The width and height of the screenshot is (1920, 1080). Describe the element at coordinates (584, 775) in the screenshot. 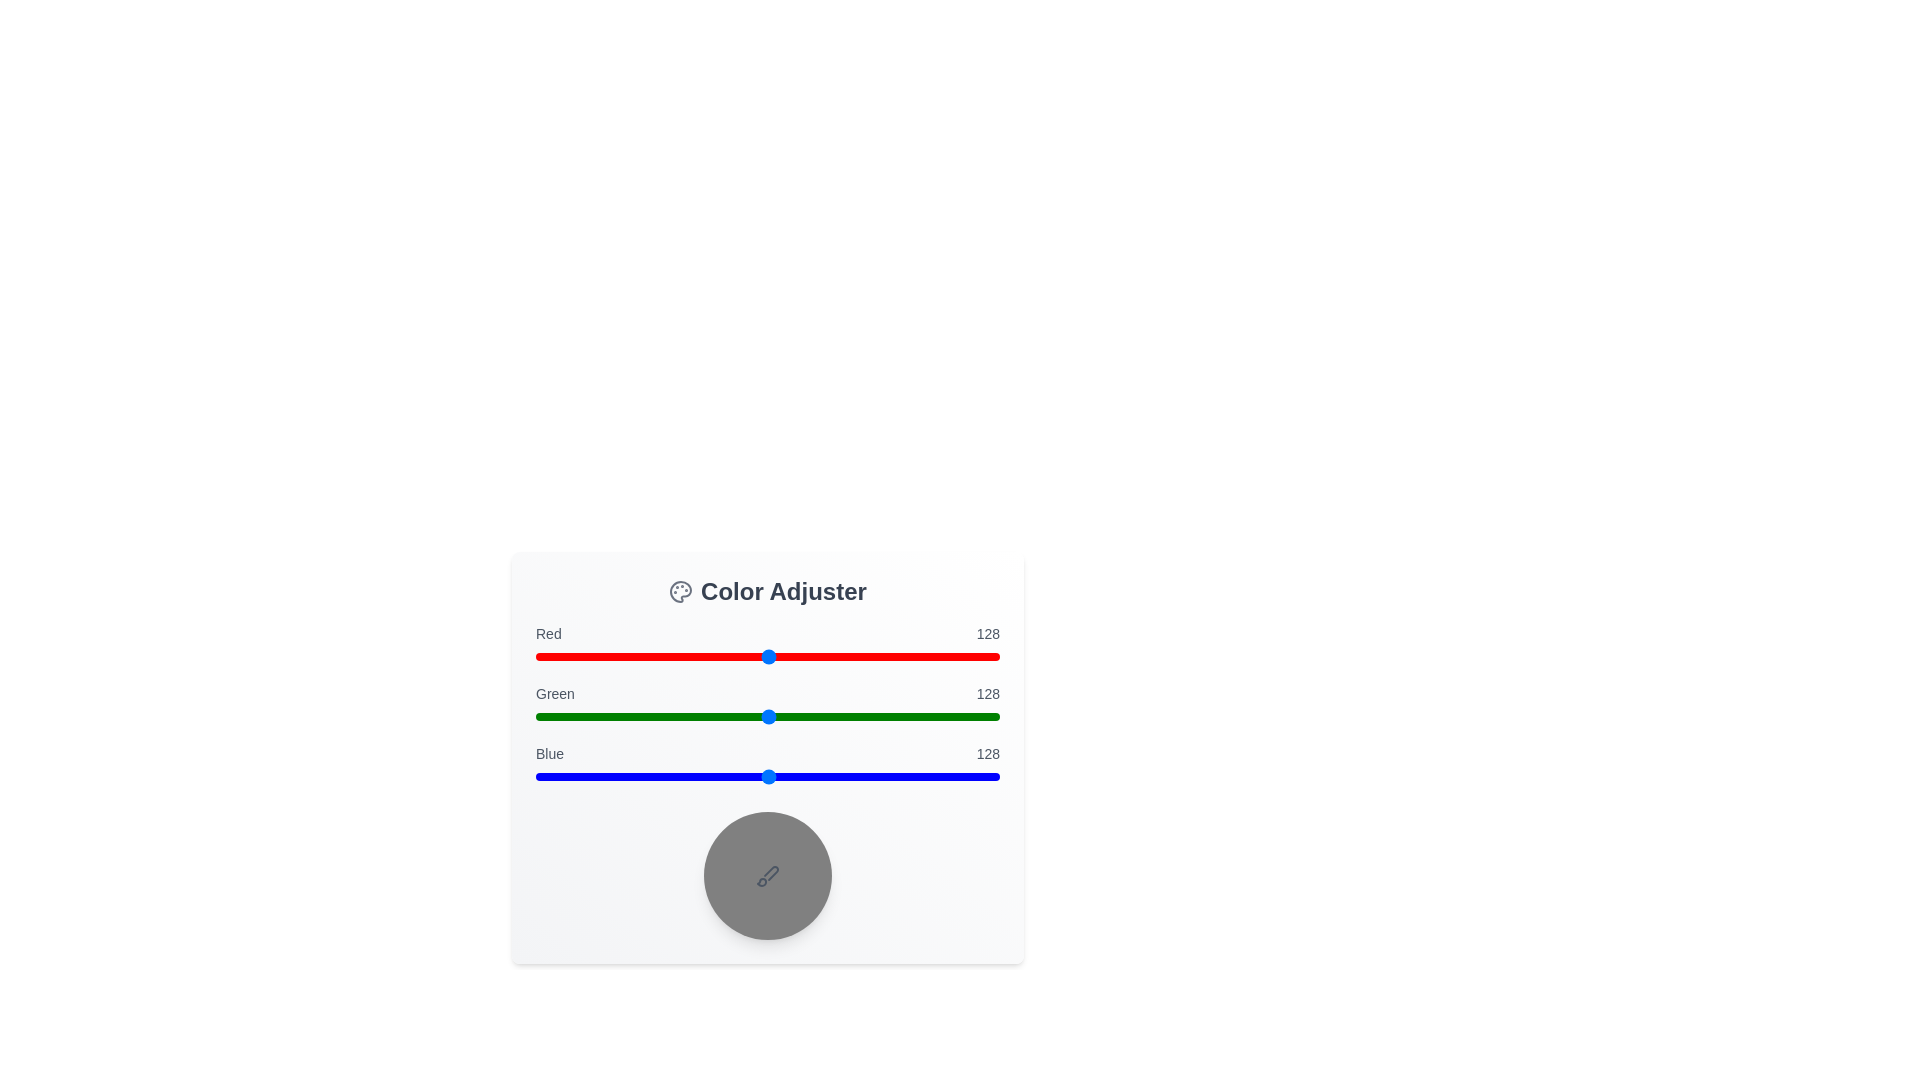

I see `the blue slider to set its value to 27` at that location.